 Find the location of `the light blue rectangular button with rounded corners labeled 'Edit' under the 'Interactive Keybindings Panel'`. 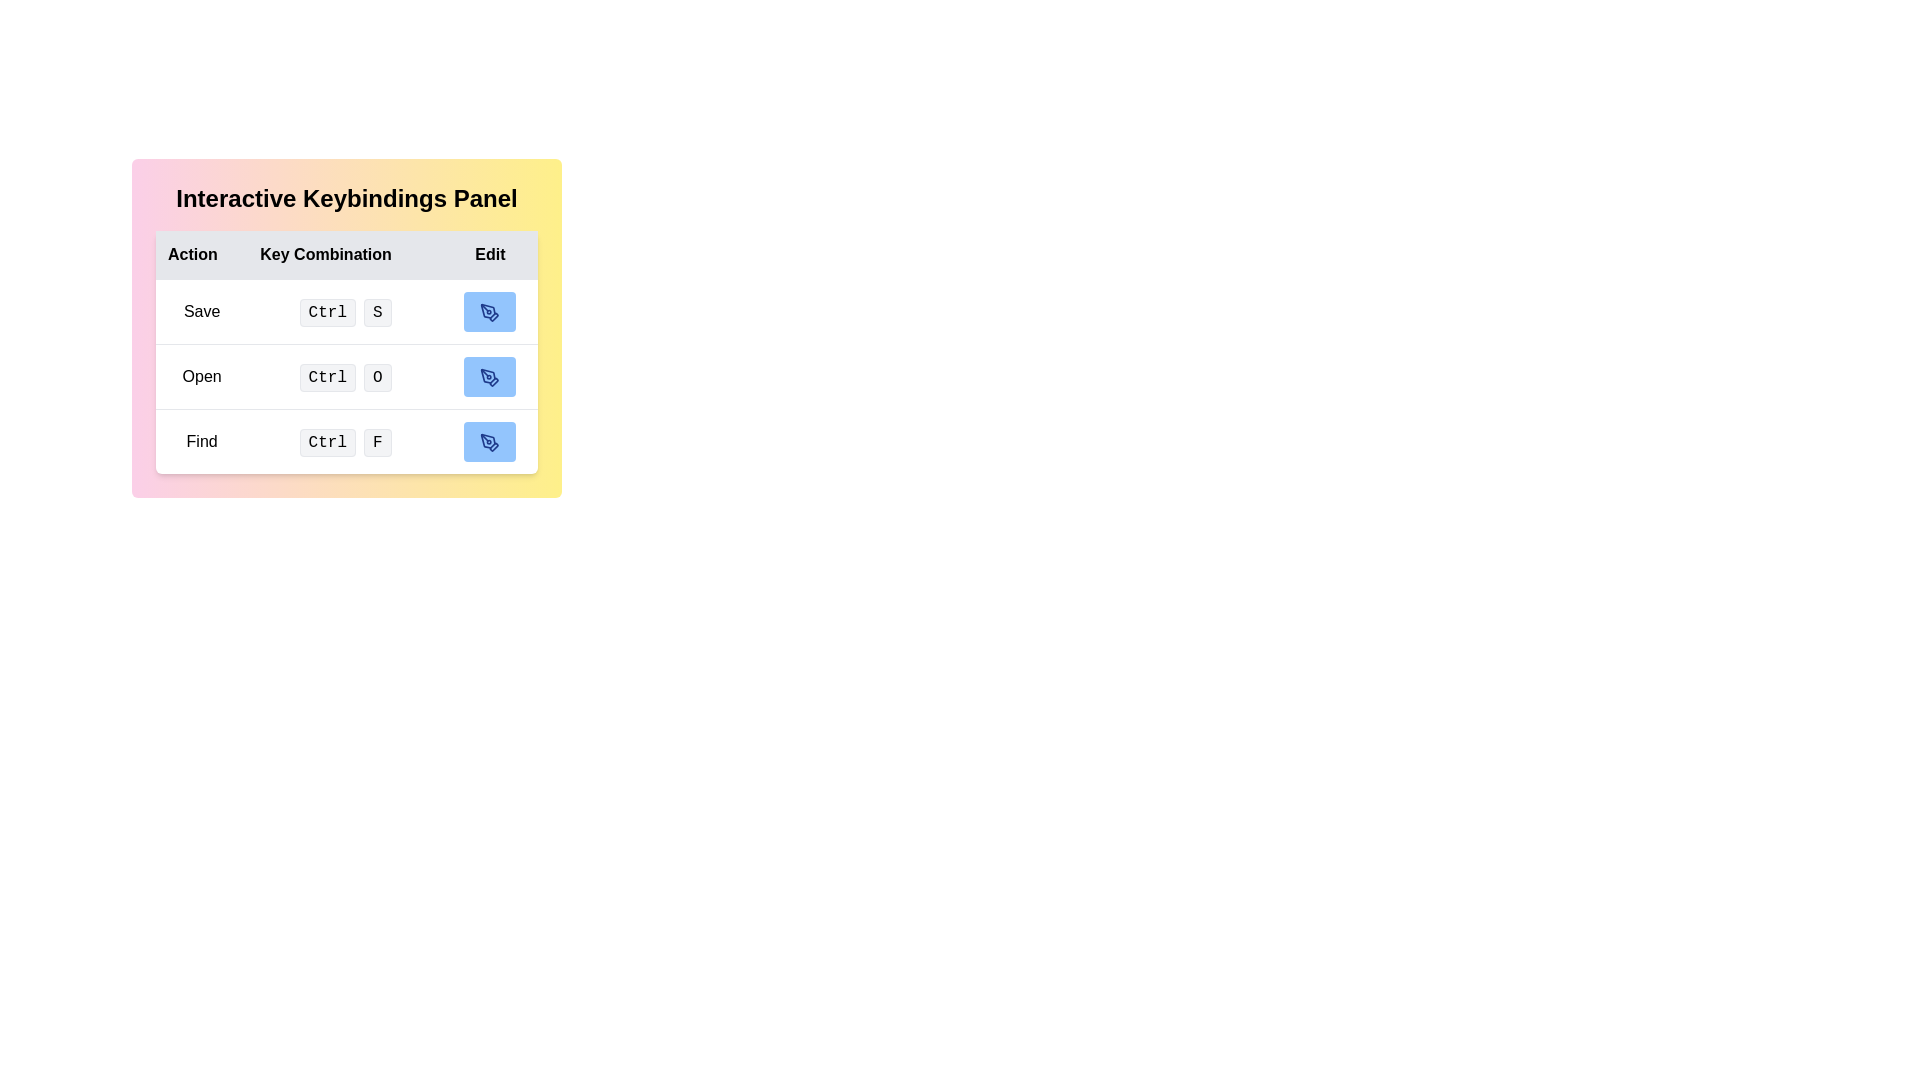

the light blue rectangular button with rounded corners labeled 'Edit' under the 'Interactive Keybindings Panel' is located at coordinates (489, 441).